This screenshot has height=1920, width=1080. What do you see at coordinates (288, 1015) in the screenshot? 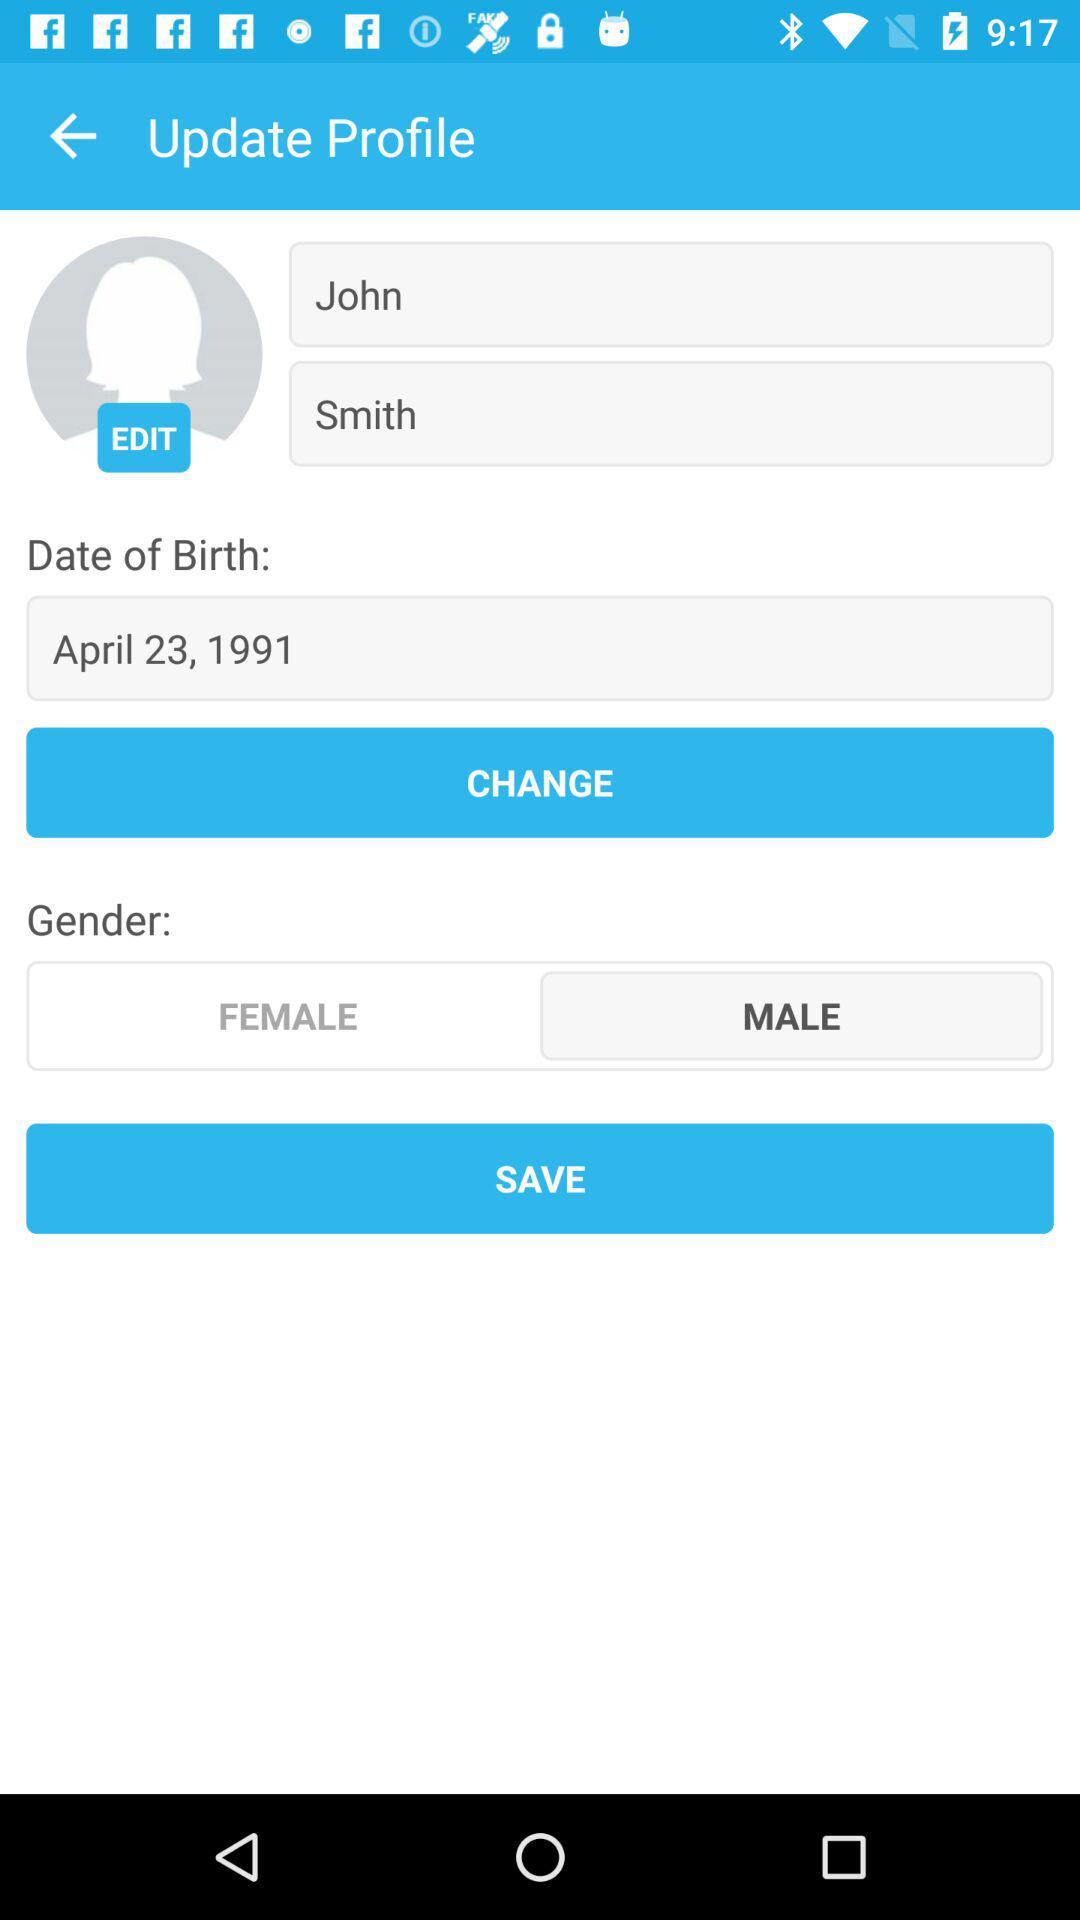
I see `female icon` at bounding box center [288, 1015].